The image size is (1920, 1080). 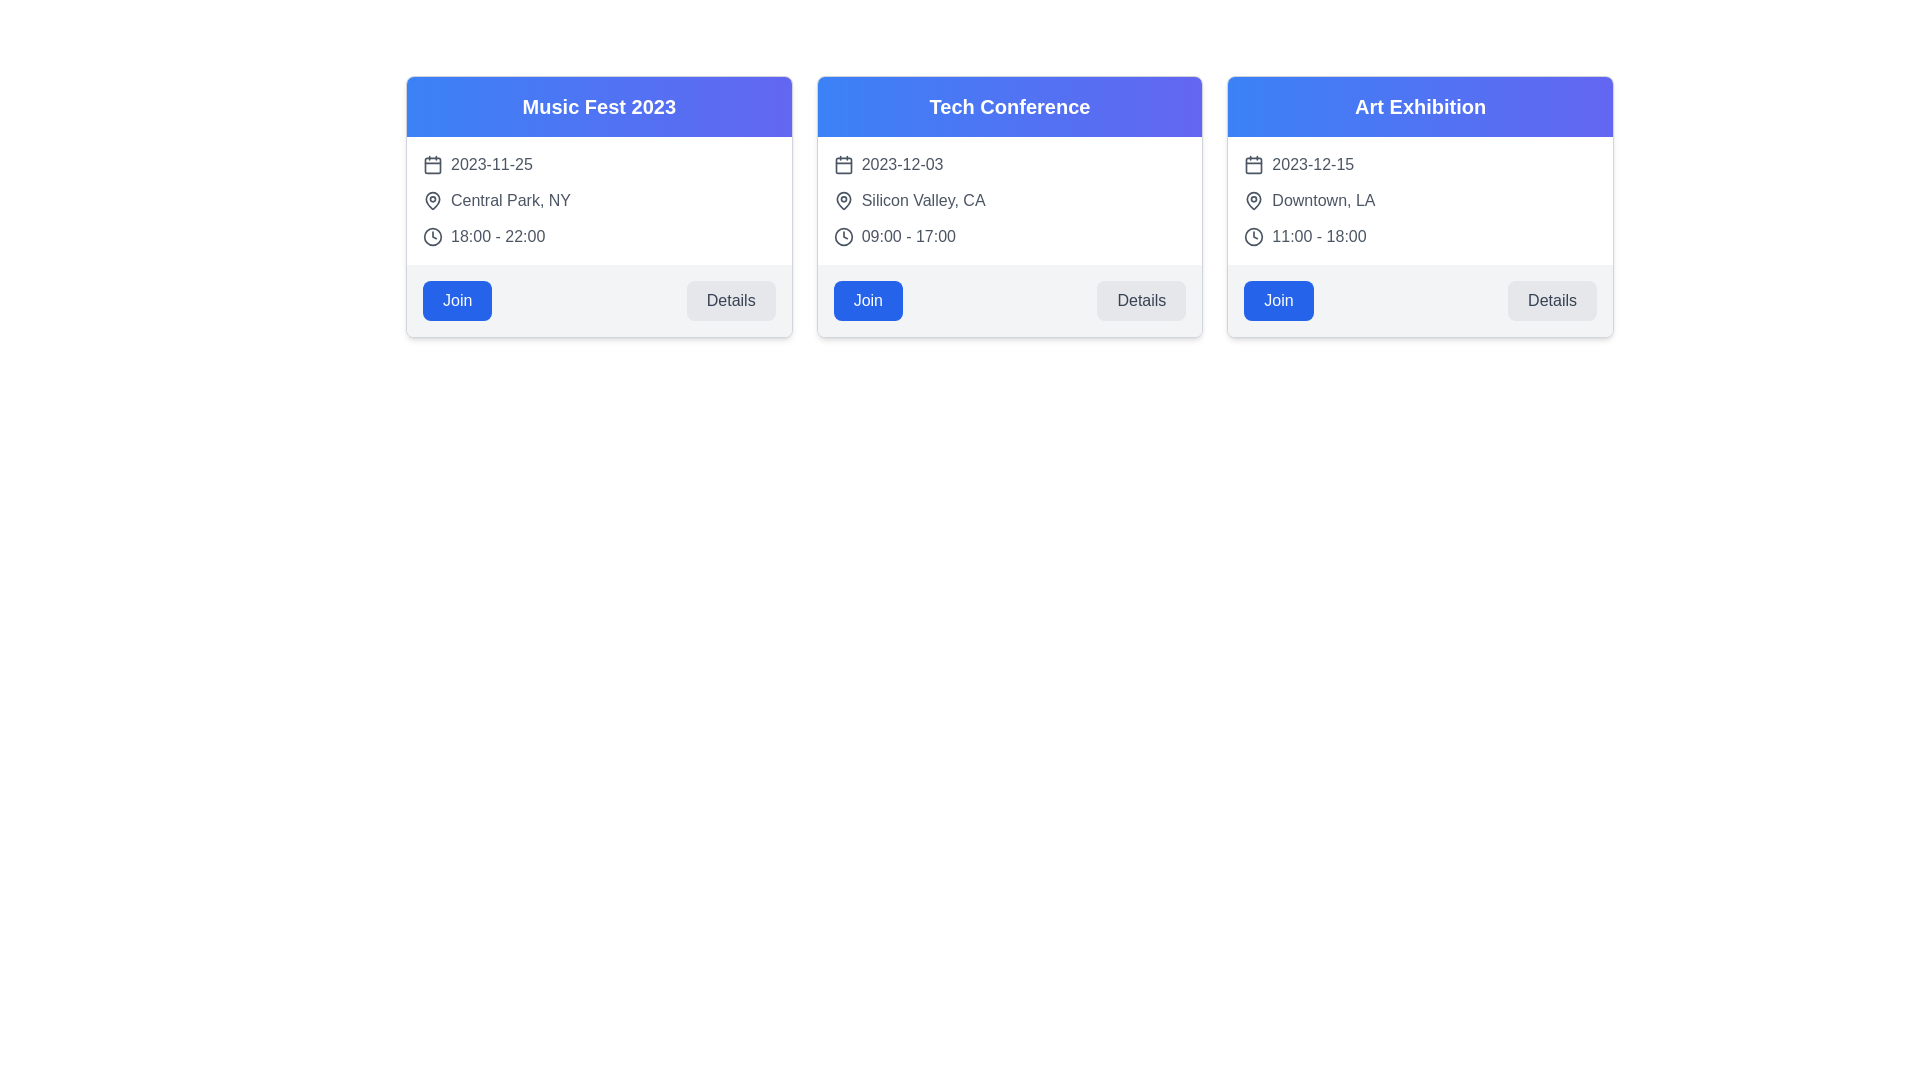 I want to click on the clock icon that indicates the time range '09:00 - 17:00' in the 'Tech Conference' card, positioned to the left of the time text, so click(x=843, y=235).